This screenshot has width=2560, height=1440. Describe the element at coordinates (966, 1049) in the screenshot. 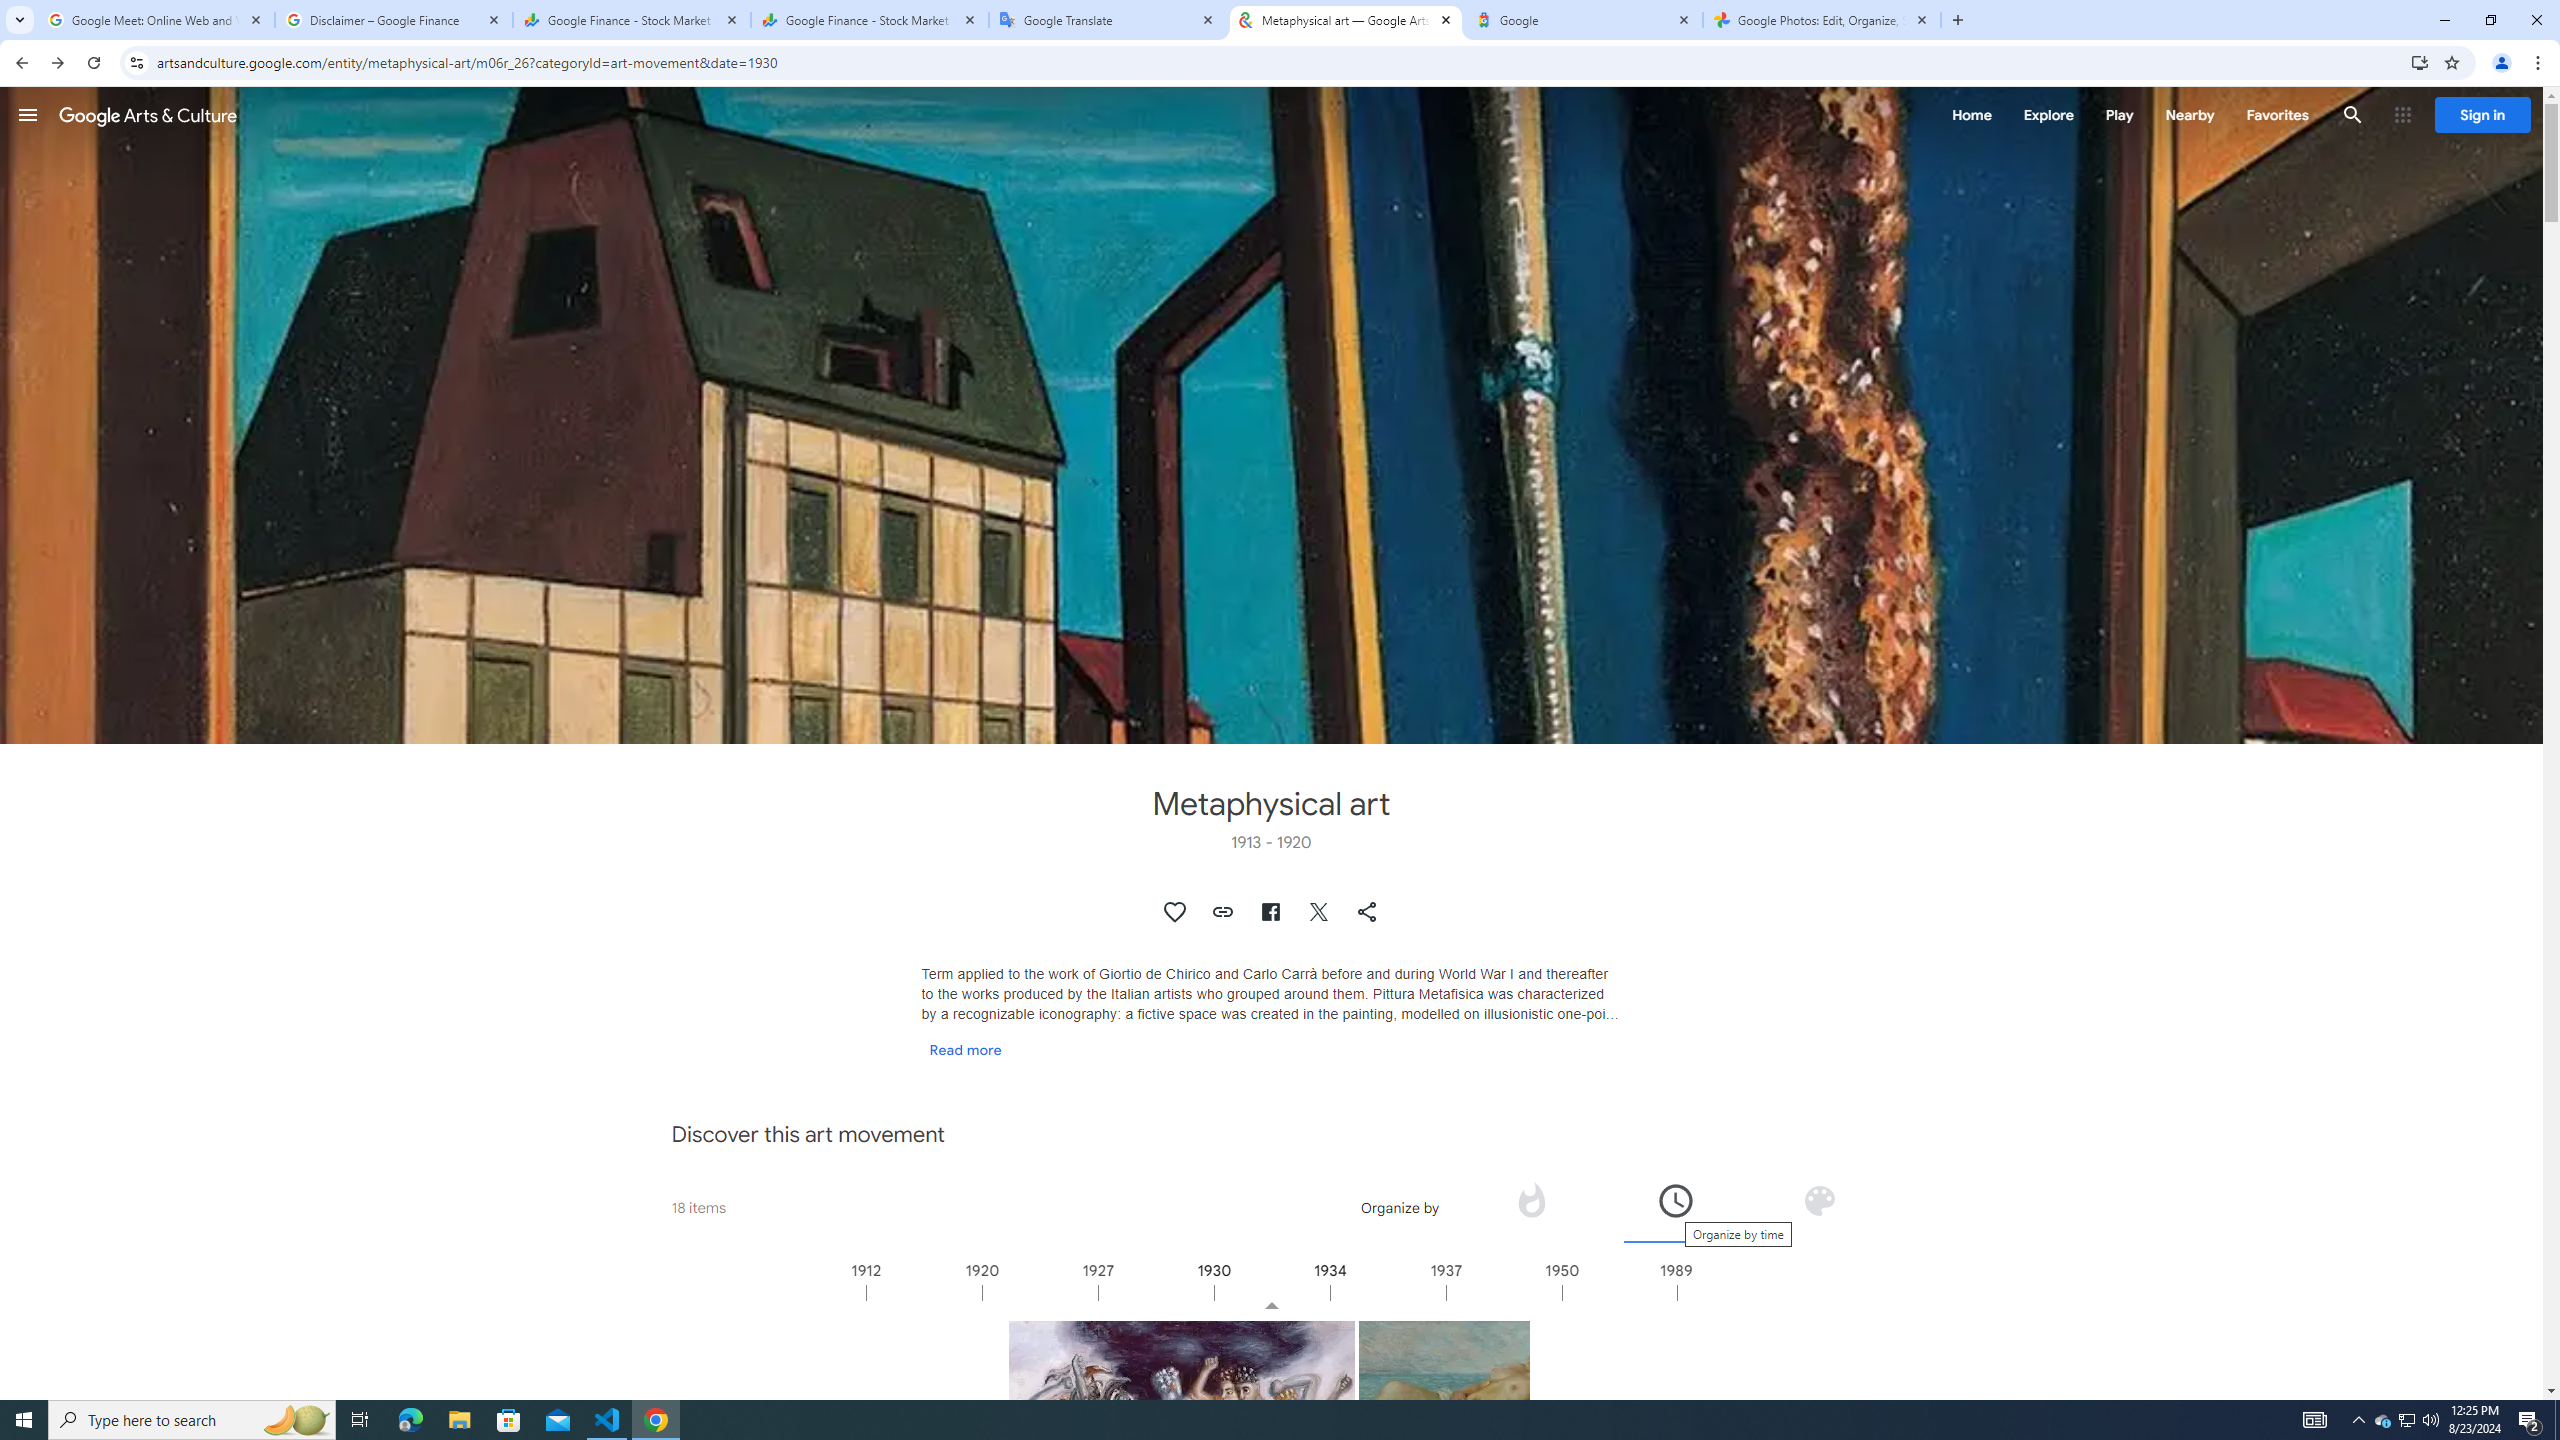

I see `'Read more'` at that location.